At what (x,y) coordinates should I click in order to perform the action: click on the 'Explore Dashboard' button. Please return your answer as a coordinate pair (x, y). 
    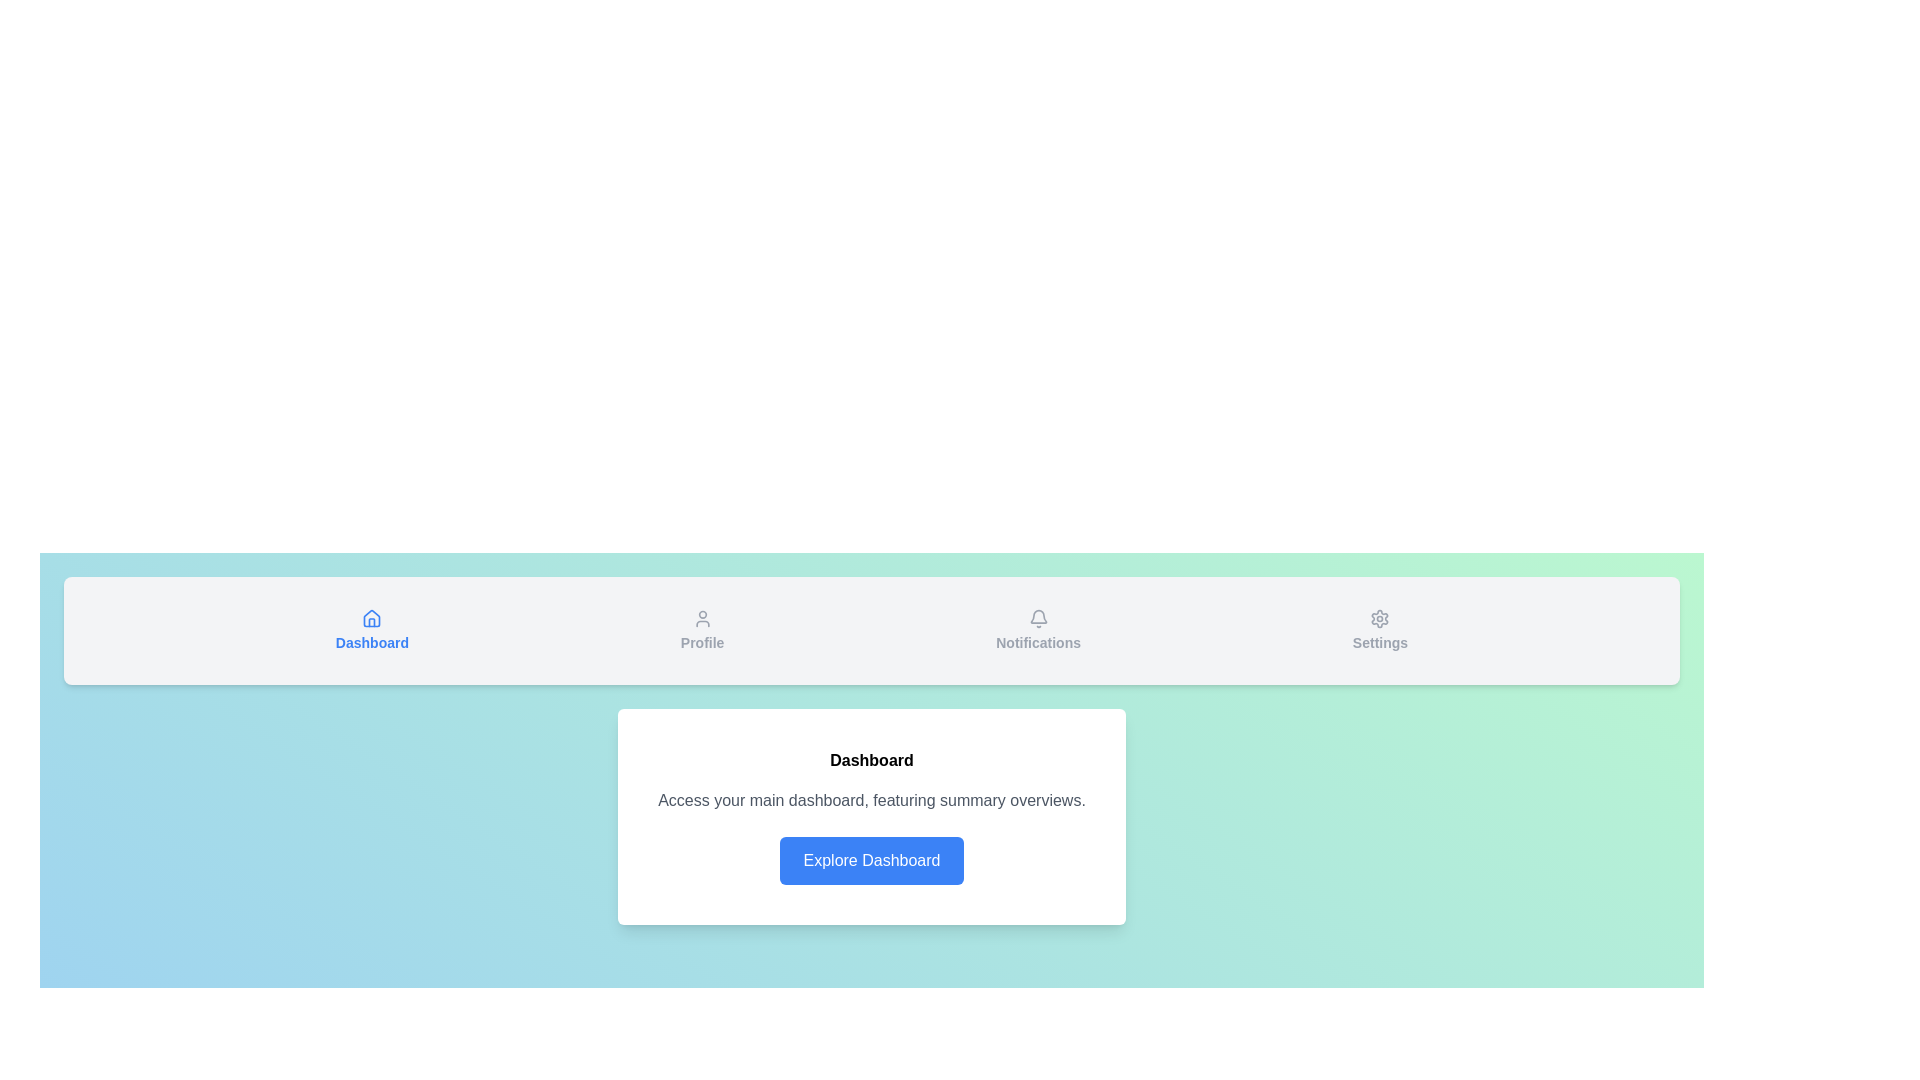
    Looking at the image, I should click on (872, 859).